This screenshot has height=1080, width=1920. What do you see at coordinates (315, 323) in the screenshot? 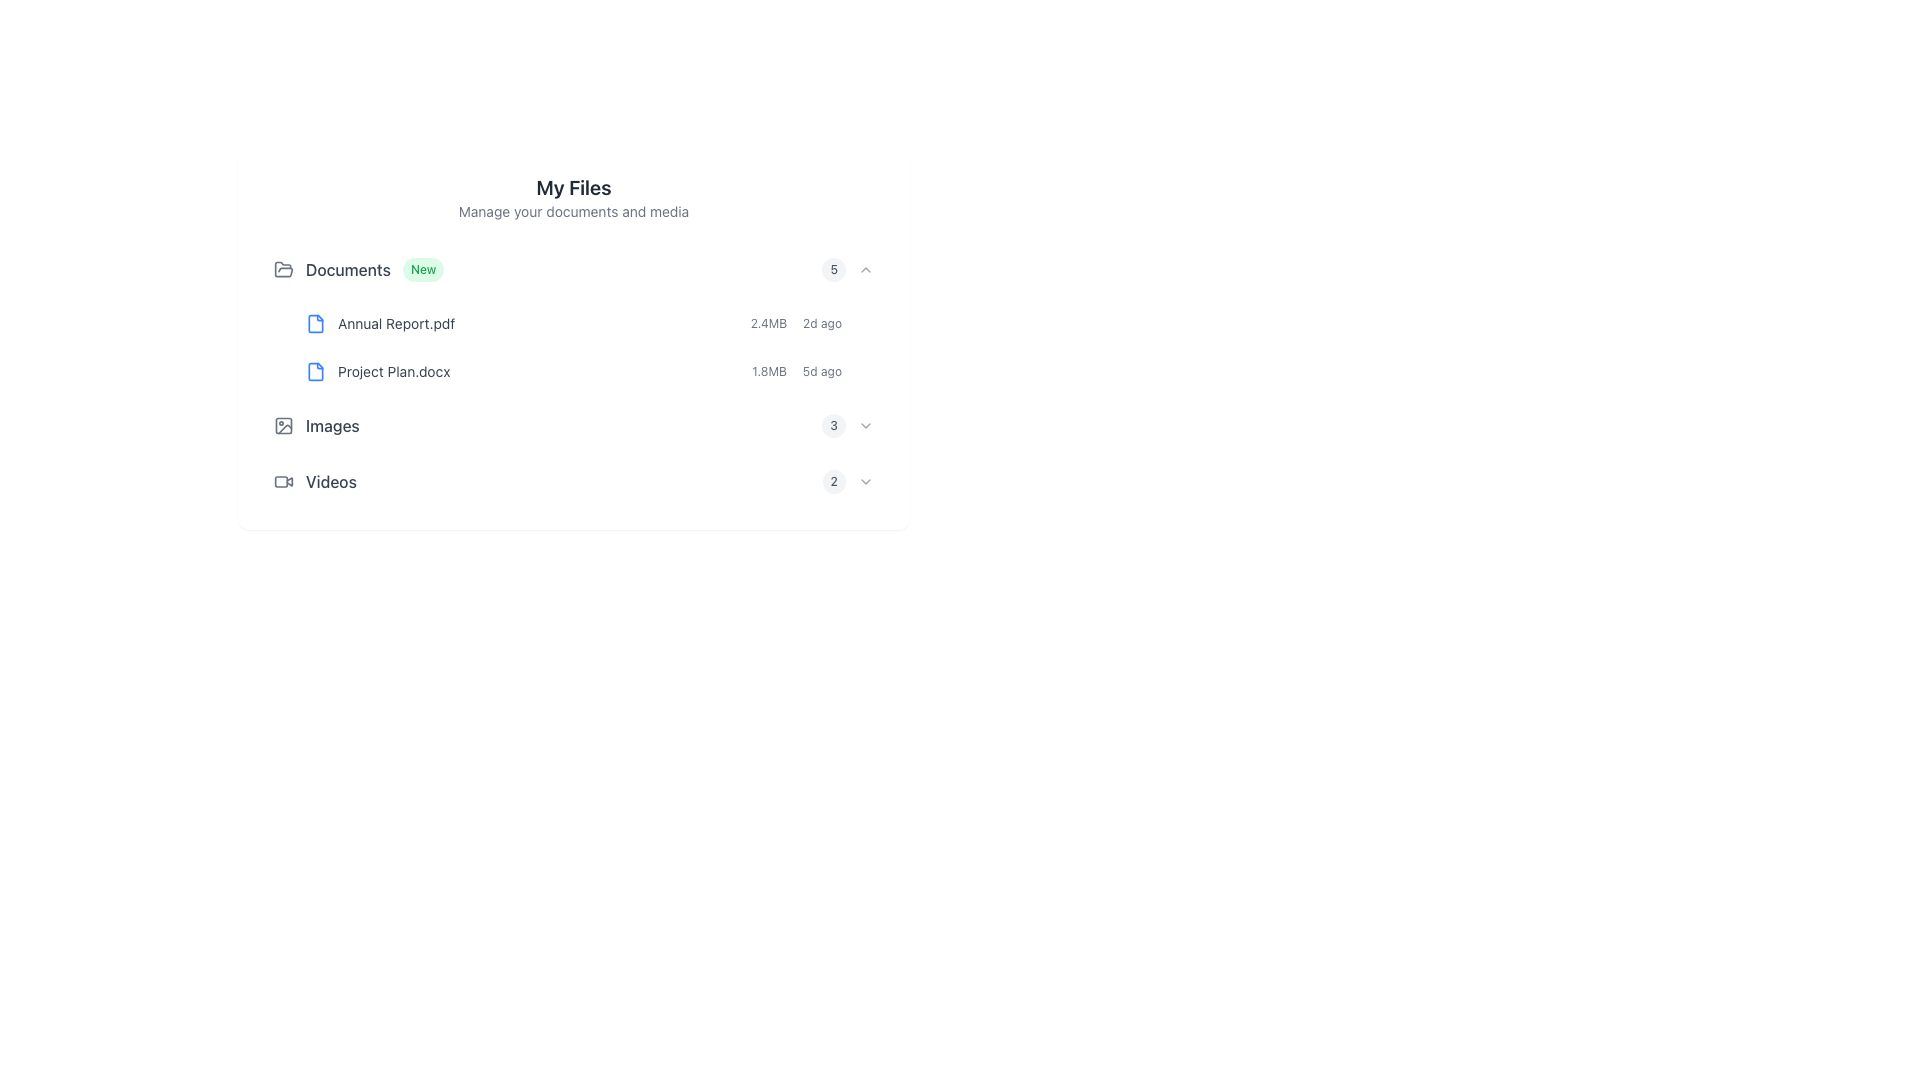
I see `the small blue file icon located to the left of the text 'Annual Report.pdf' in the 'Documents' section under 'My Files'` at bounding box center [315, 323].